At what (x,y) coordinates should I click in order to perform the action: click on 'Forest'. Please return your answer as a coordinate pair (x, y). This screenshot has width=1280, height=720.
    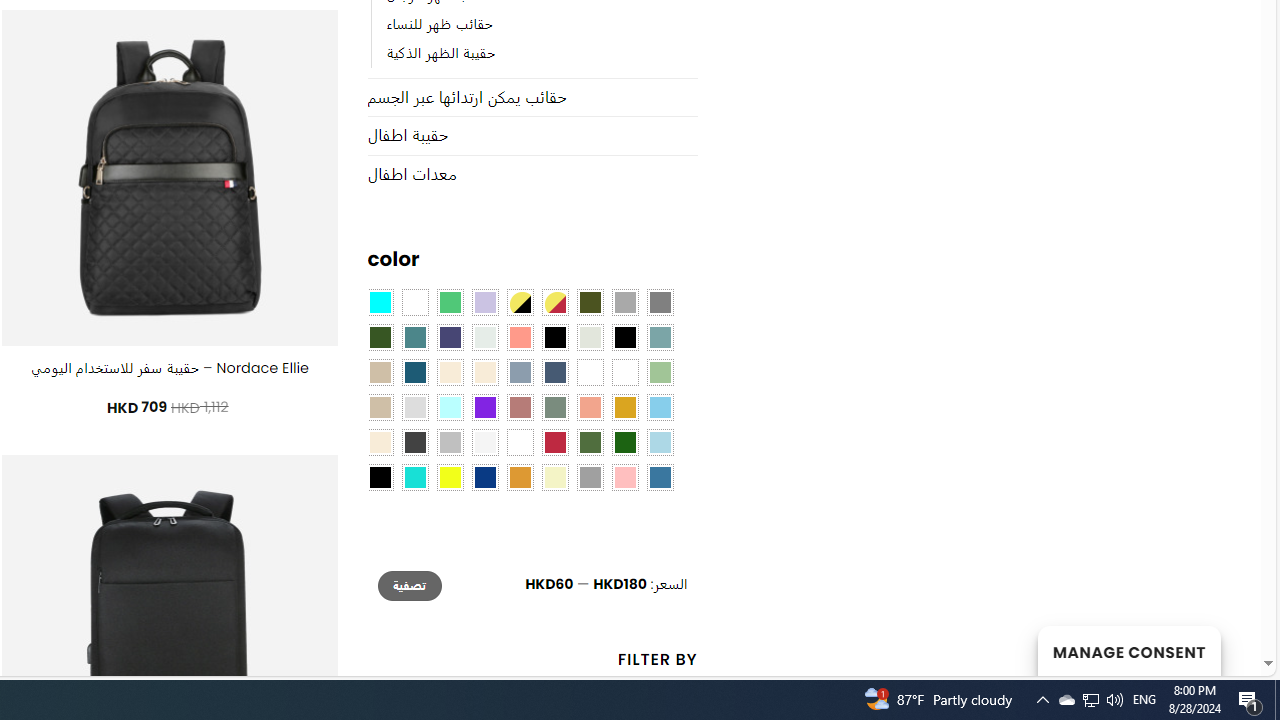
    Looking at the image, I should click on (380, 337).